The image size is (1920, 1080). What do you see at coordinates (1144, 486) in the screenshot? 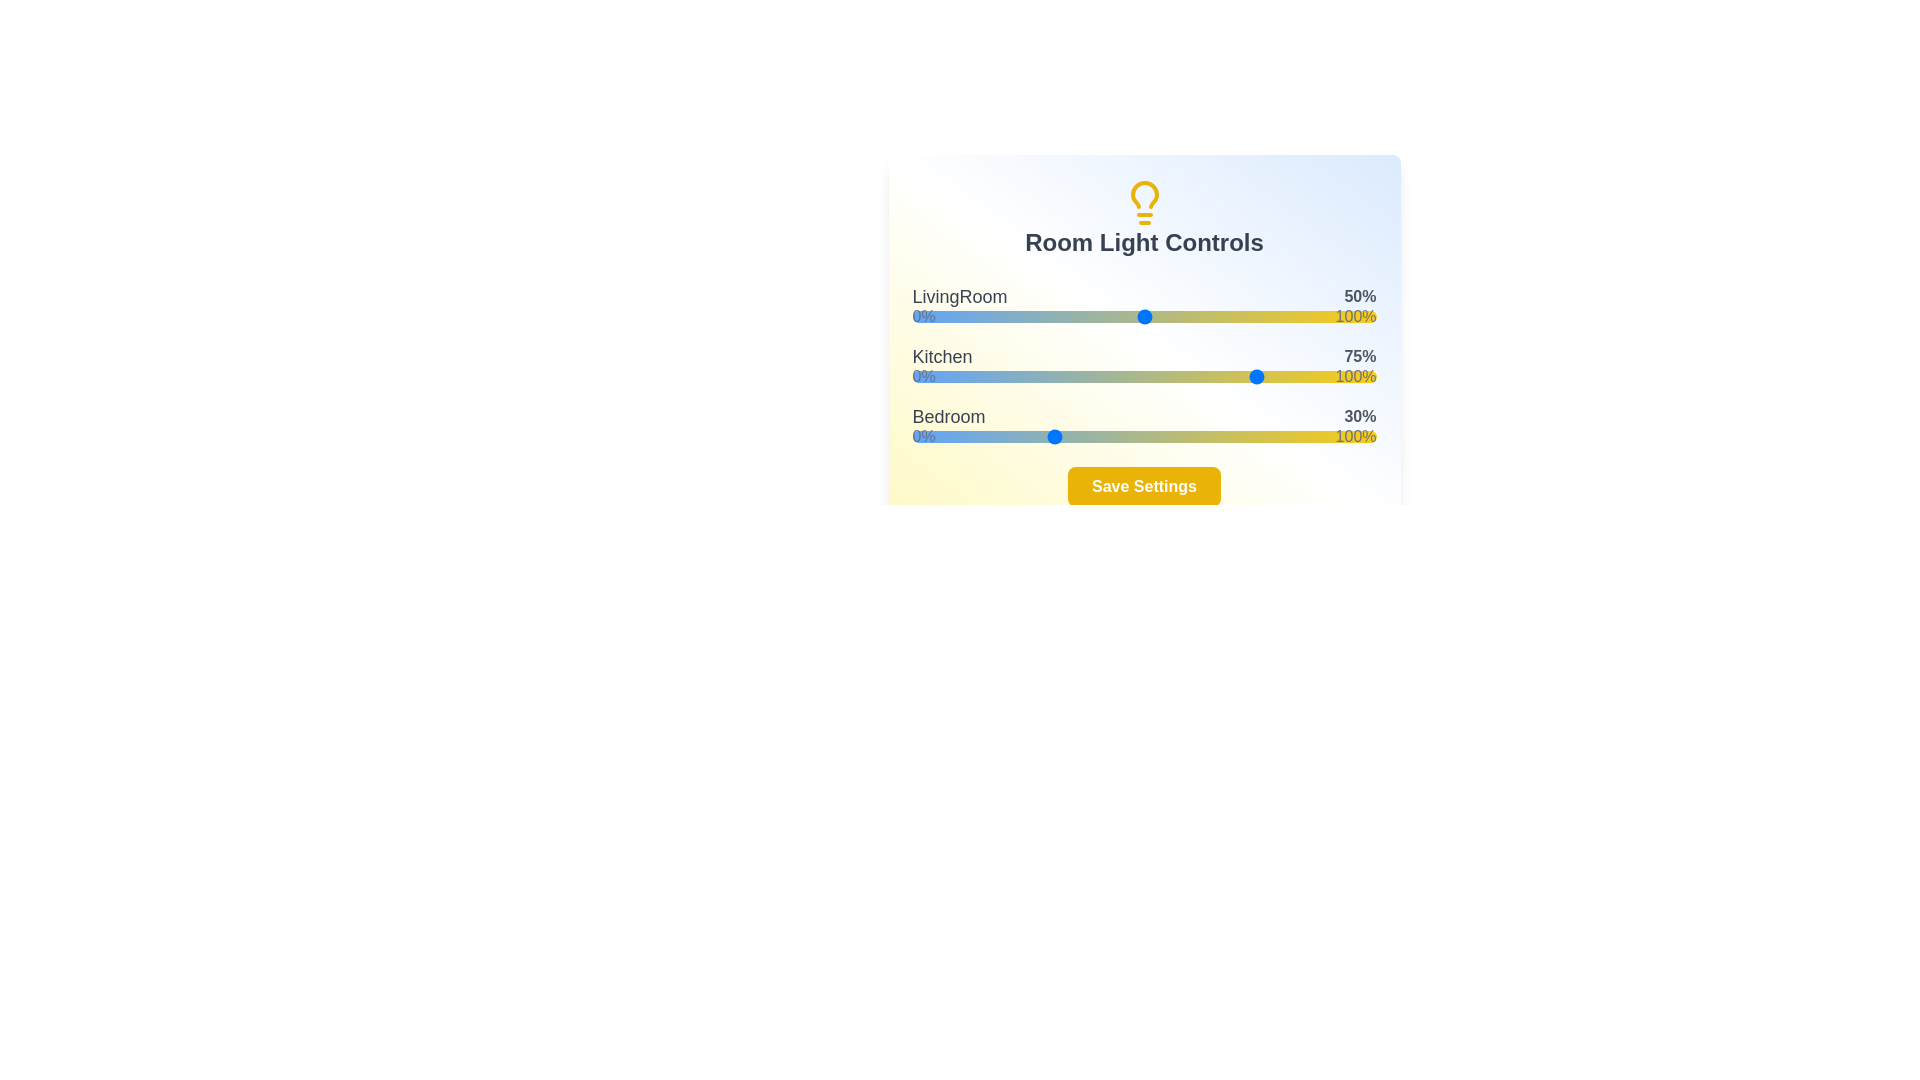
I see `'Save Settings' button to save the current light levels` at bounding box center [1144, 486].